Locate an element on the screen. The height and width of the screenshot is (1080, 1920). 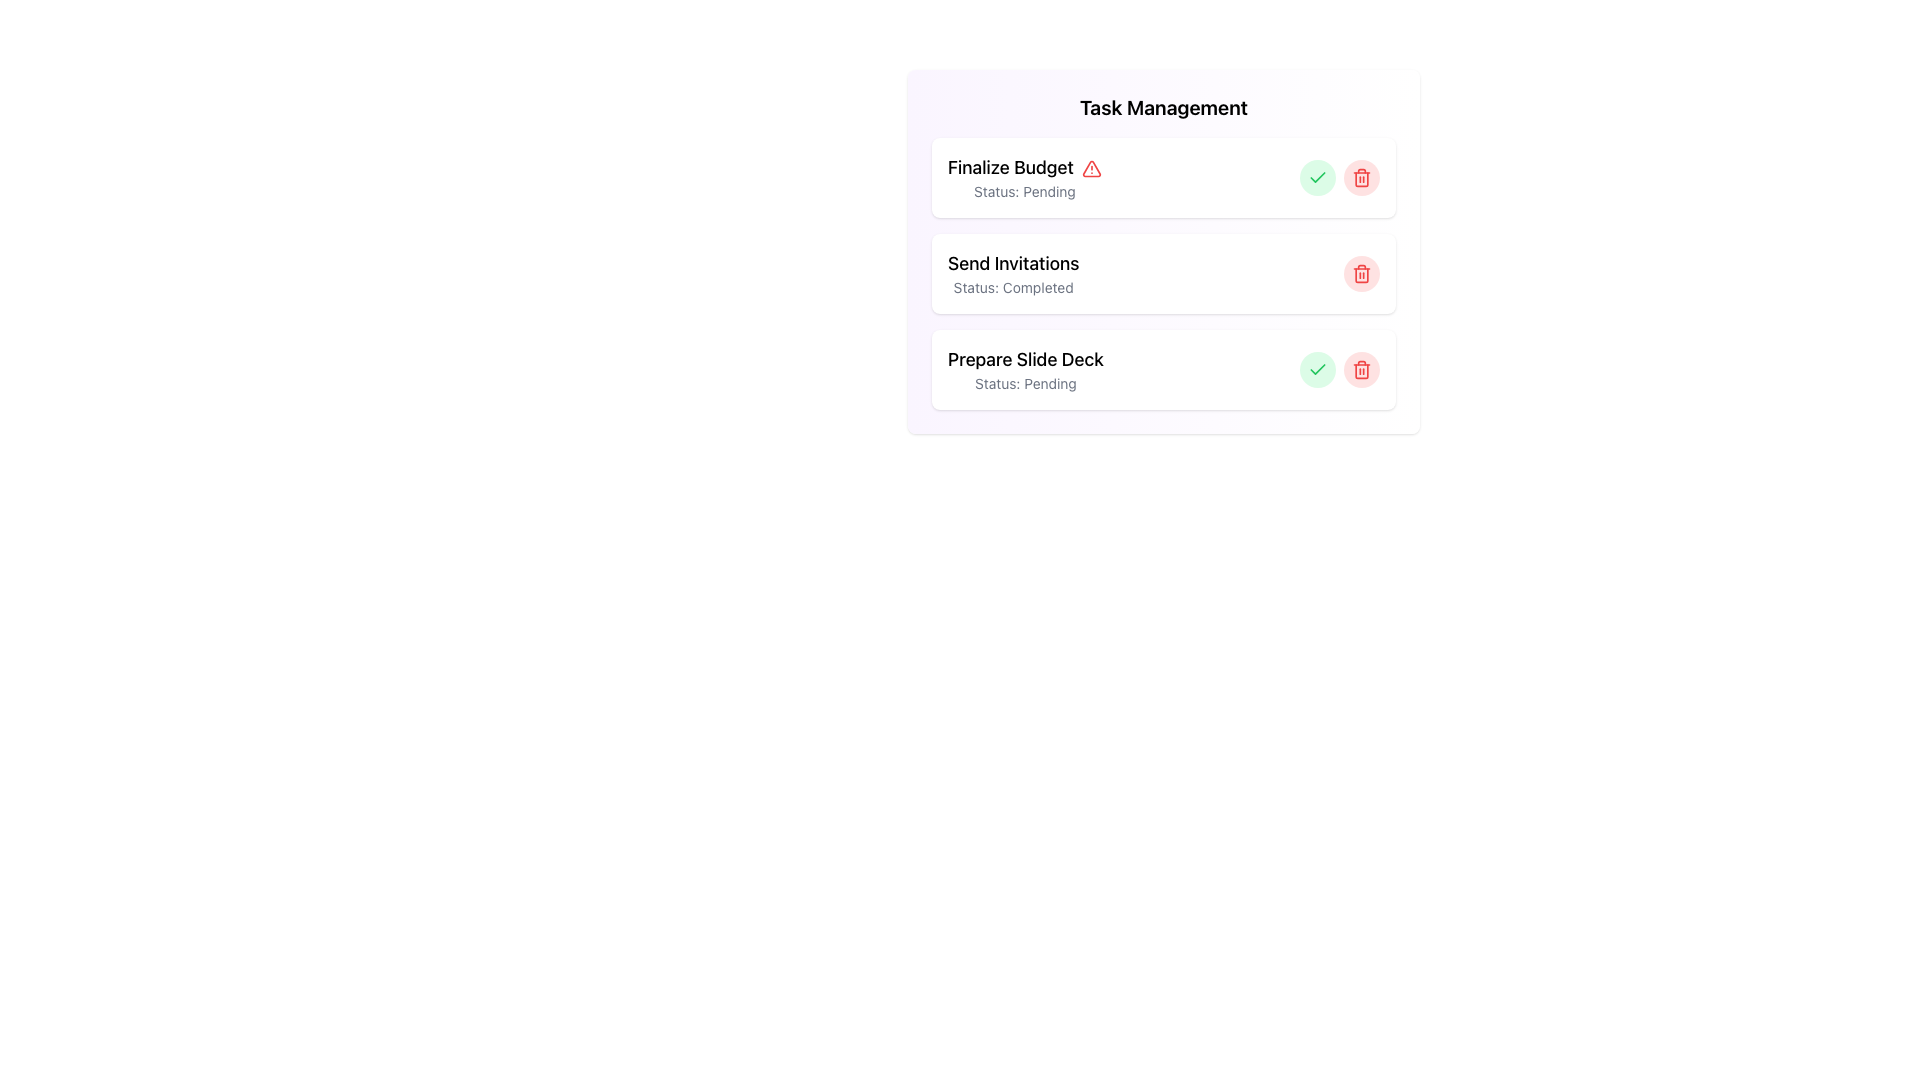
the appearance of the red triangular alert icon located next to the 'Finalize Budget' task item is located at coordinates (1090, 168).